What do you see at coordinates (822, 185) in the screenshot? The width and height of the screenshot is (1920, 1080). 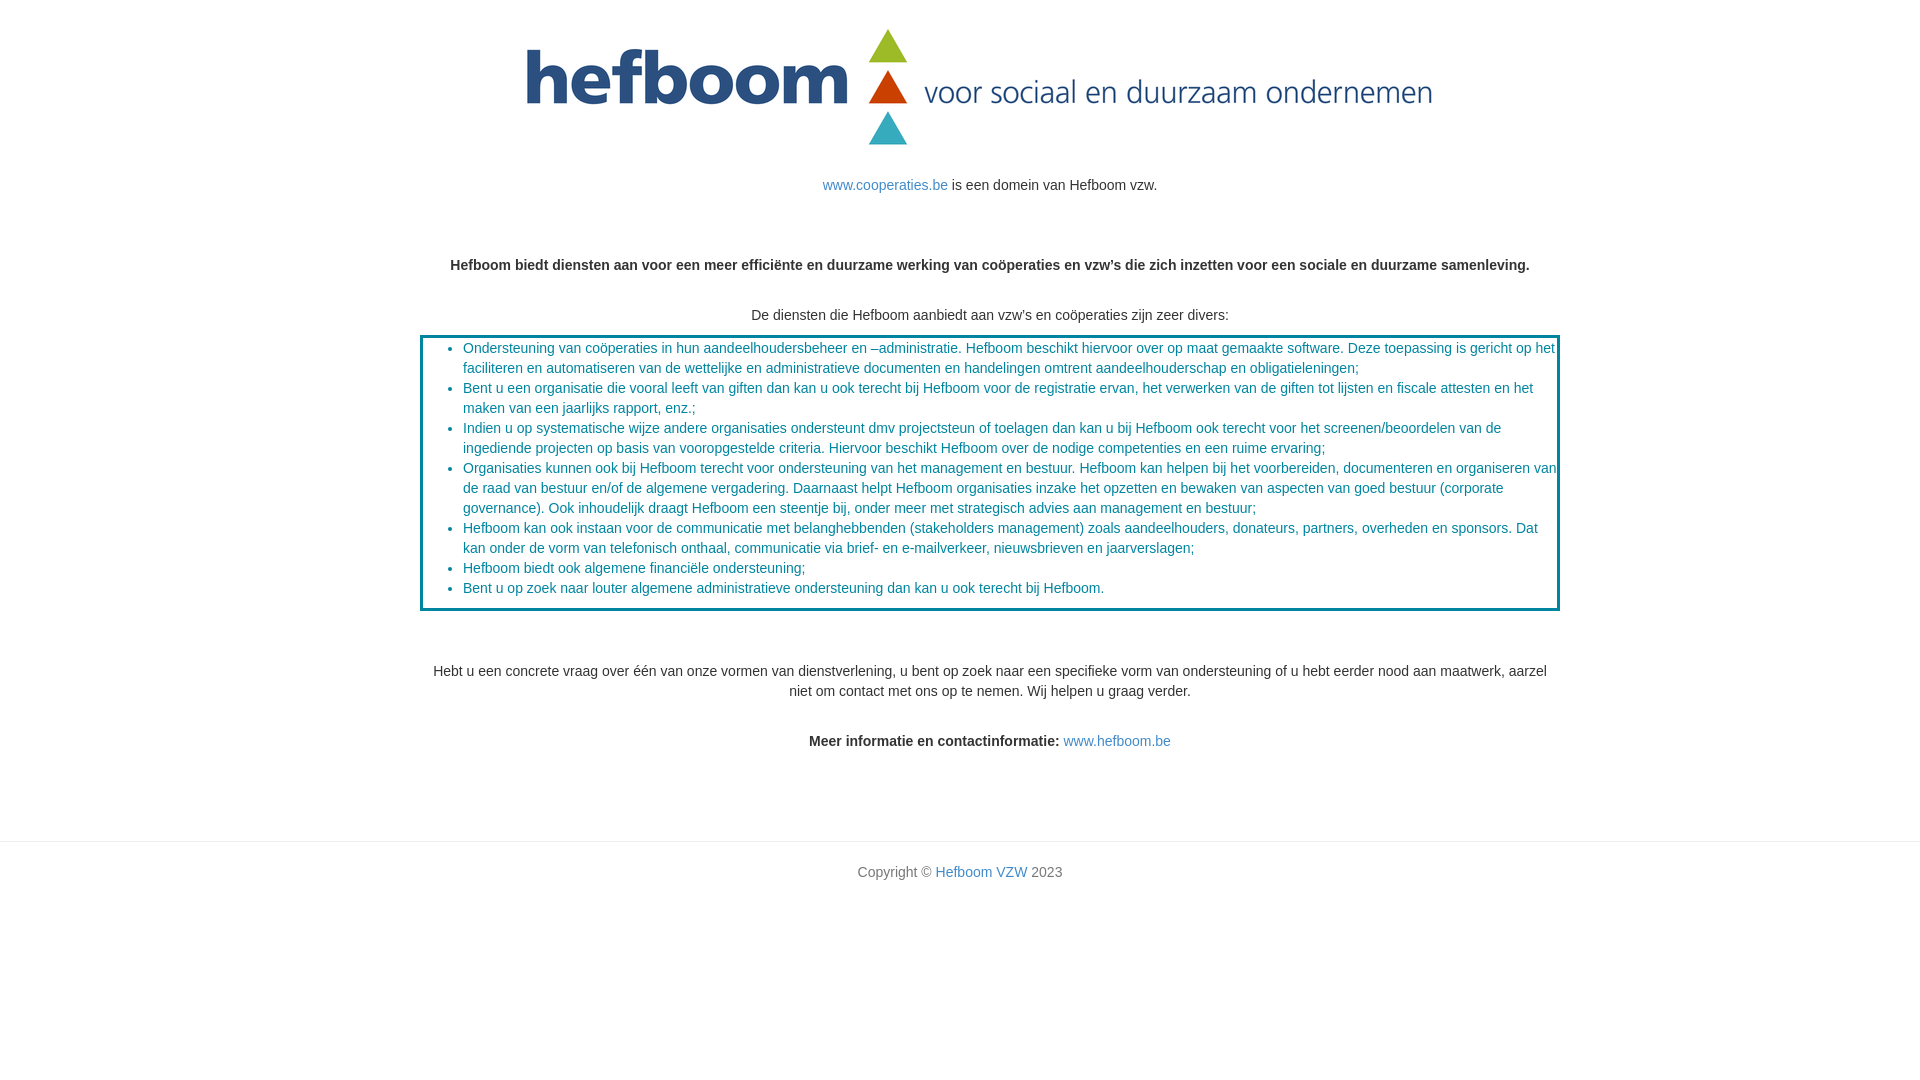 I see `'www.cooperaties.be'` at bounding box center [822, 185].